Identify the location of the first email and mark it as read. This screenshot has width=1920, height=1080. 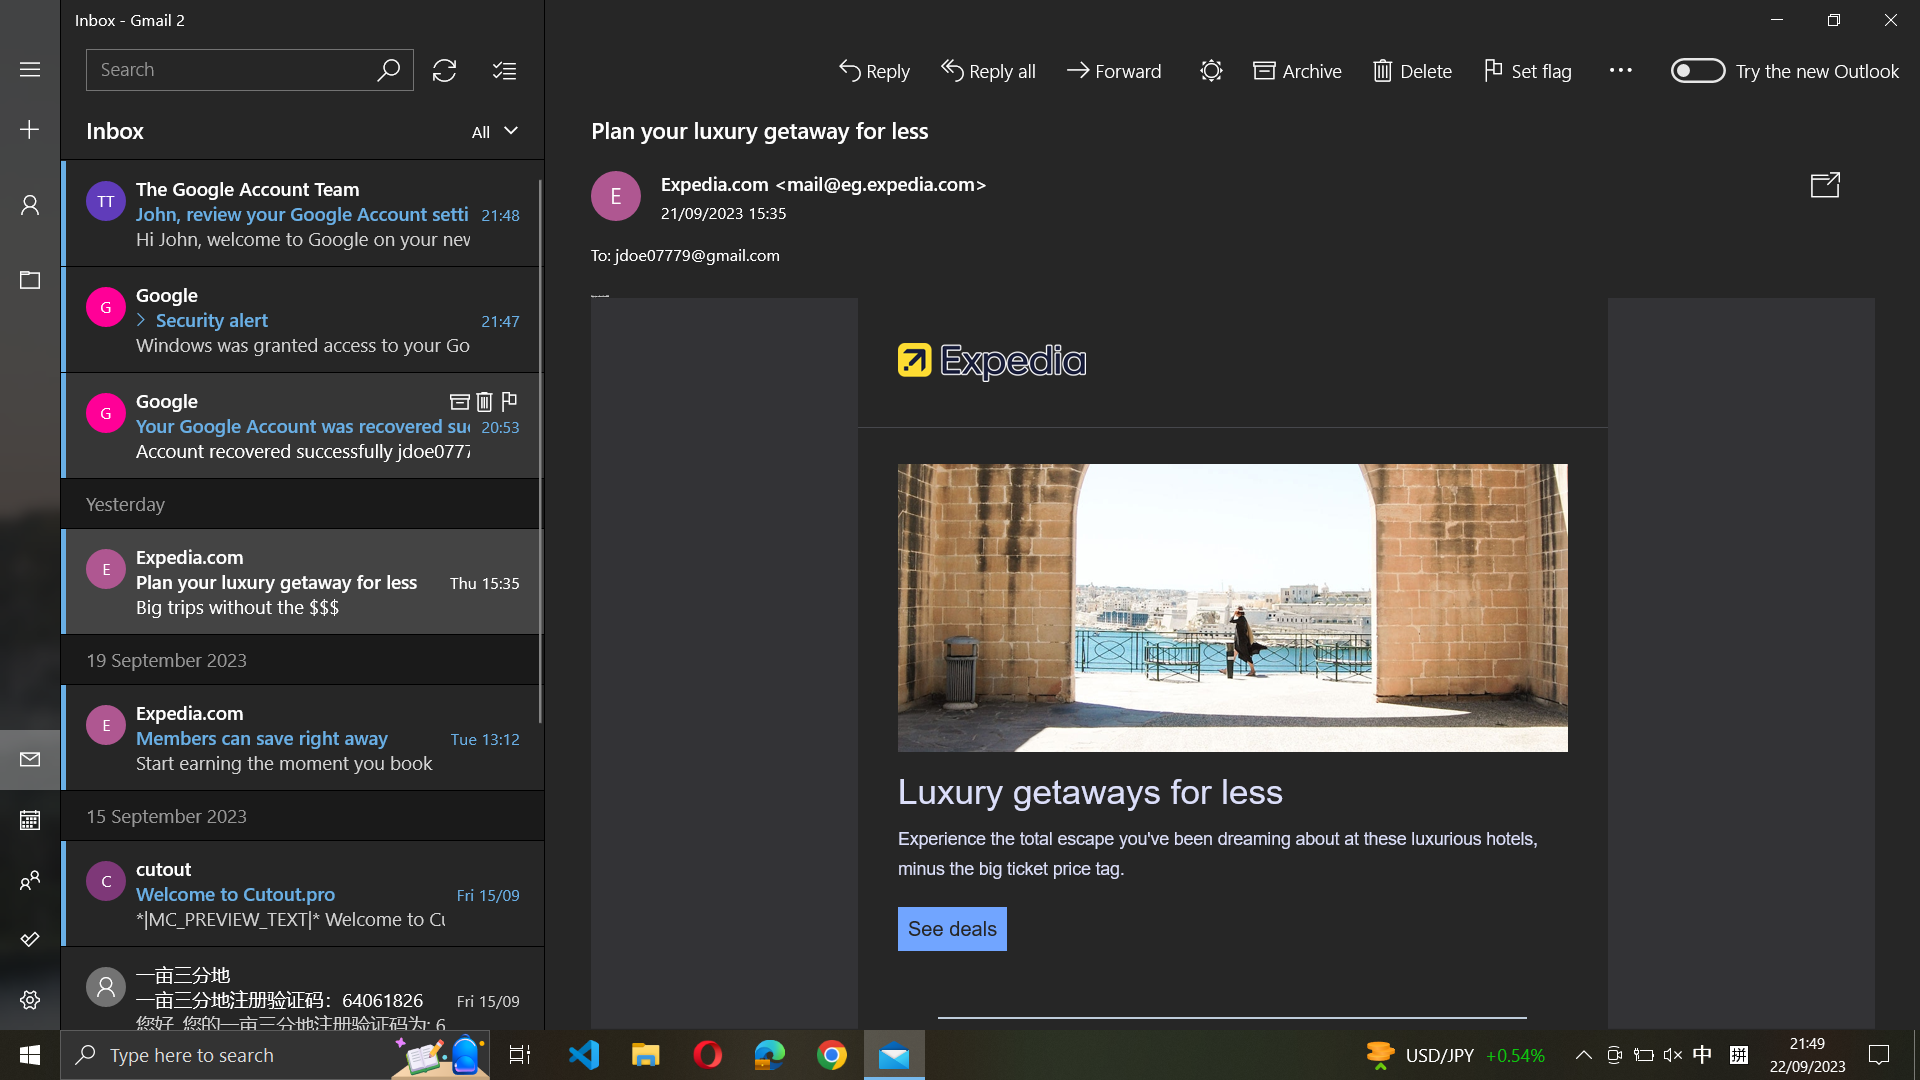
(302, 212).